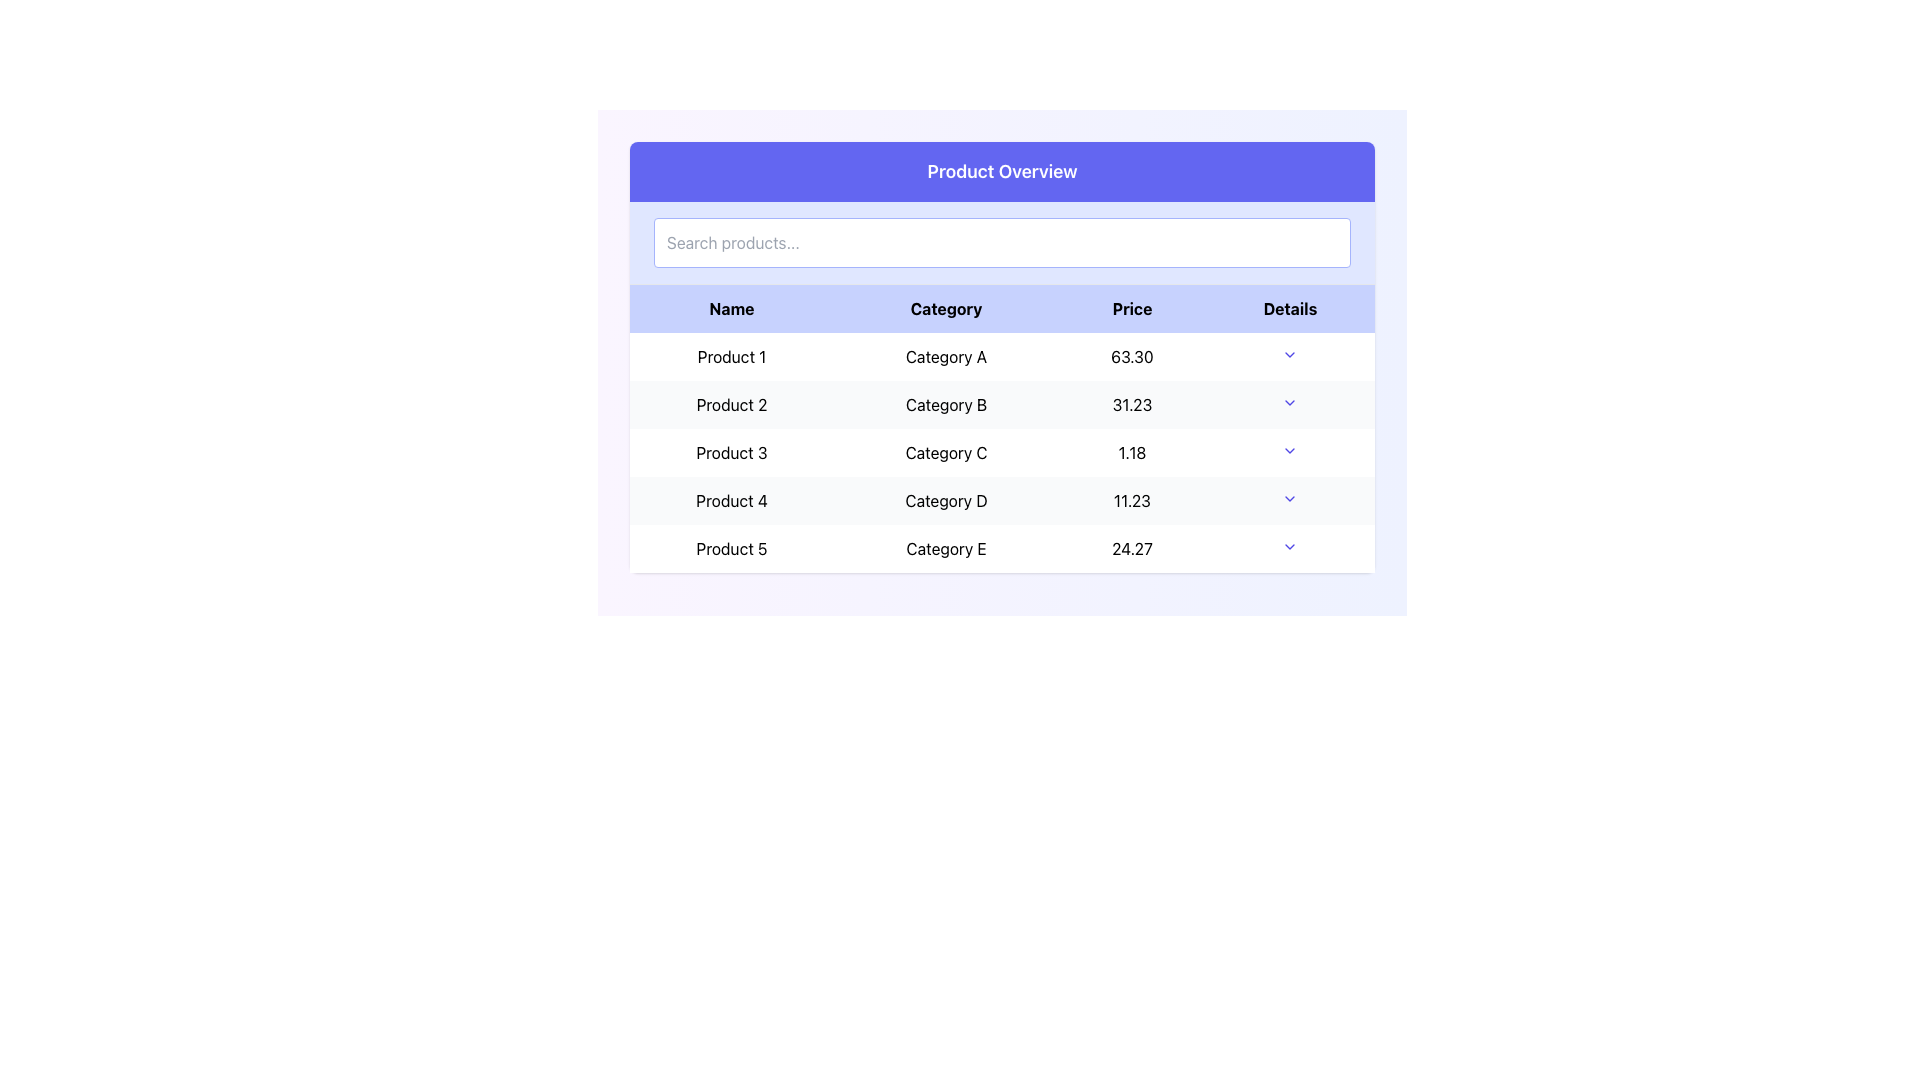  What do you see at coordinates (1290, 452) in the screenshot?
I see `the dropdown toggle icon located at the far-right cell of the row for 'Product 3'` at bounding box center [1290, 452].